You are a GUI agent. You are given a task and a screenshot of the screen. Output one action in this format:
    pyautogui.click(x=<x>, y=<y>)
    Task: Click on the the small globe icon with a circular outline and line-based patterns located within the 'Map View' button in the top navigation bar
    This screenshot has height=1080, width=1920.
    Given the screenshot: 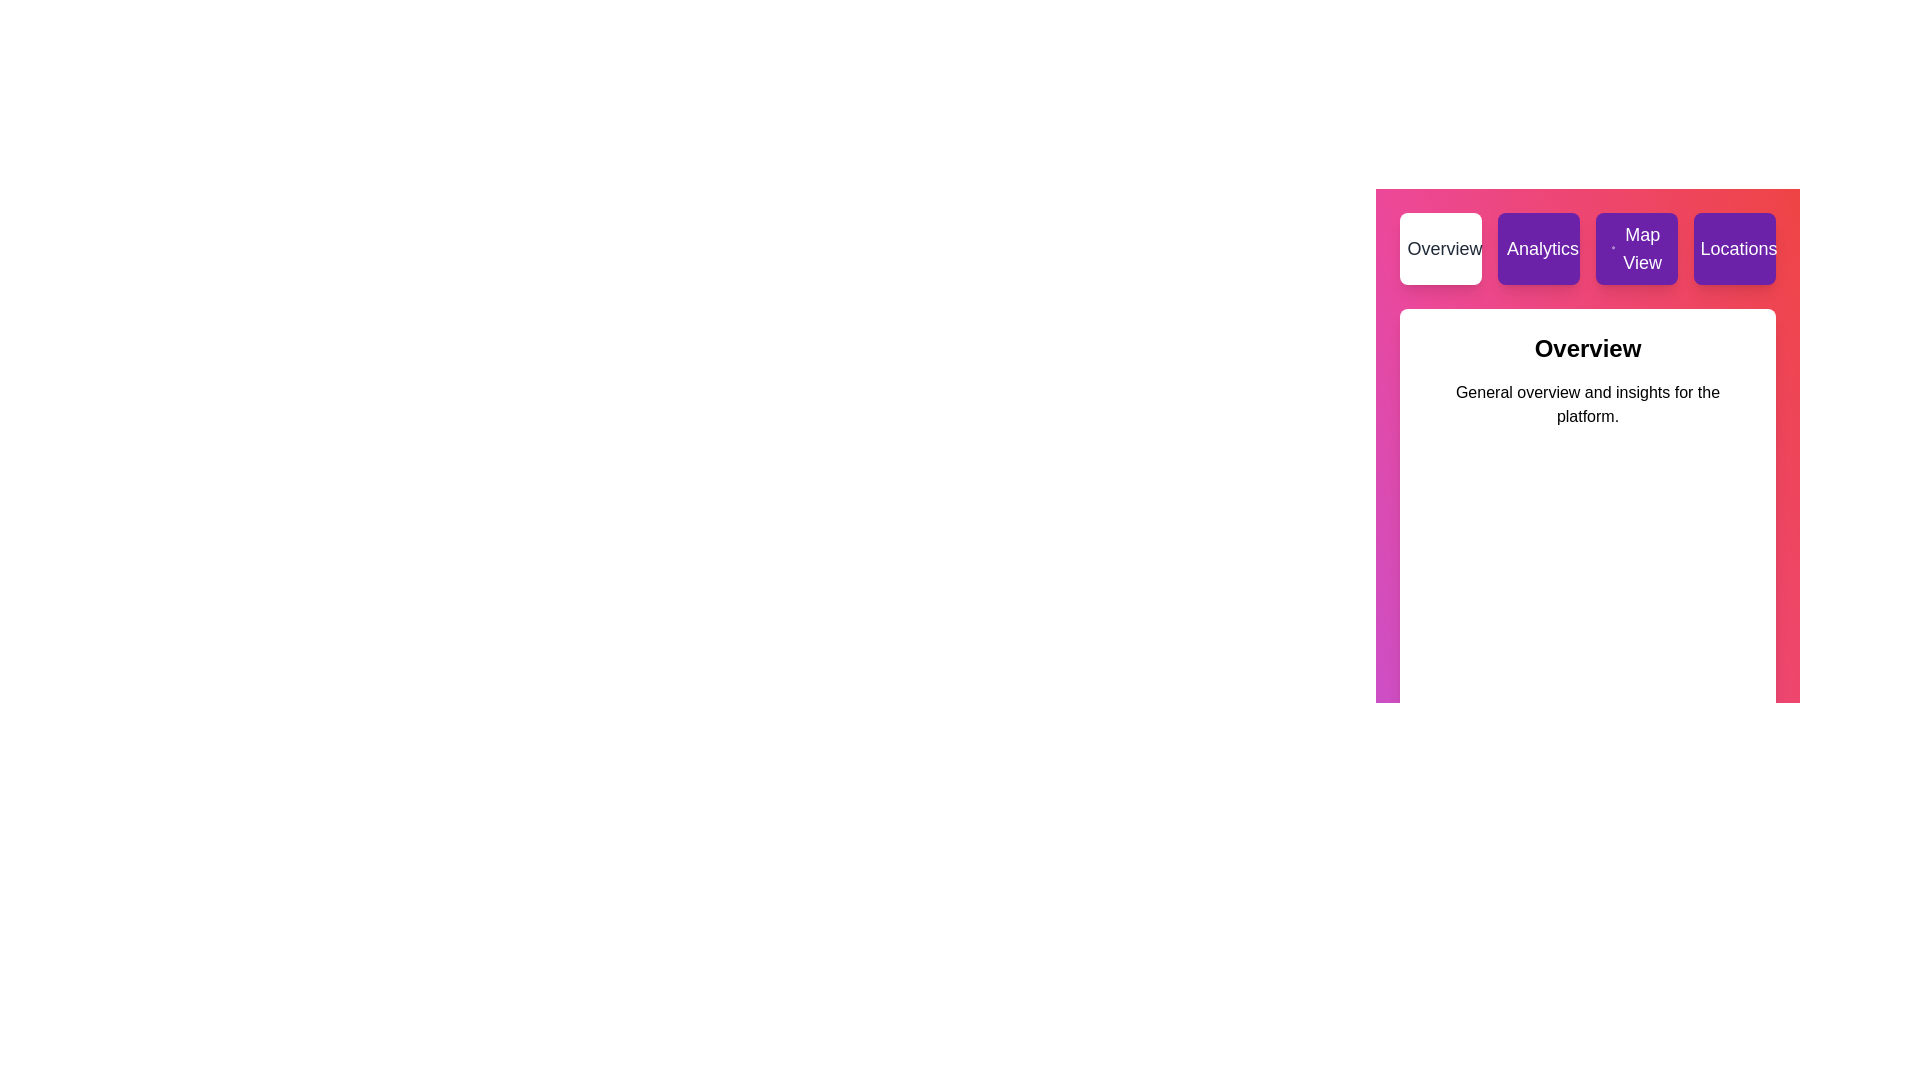 What is the action you would take?
    pyautogui.click(x=1613, y=248)
    